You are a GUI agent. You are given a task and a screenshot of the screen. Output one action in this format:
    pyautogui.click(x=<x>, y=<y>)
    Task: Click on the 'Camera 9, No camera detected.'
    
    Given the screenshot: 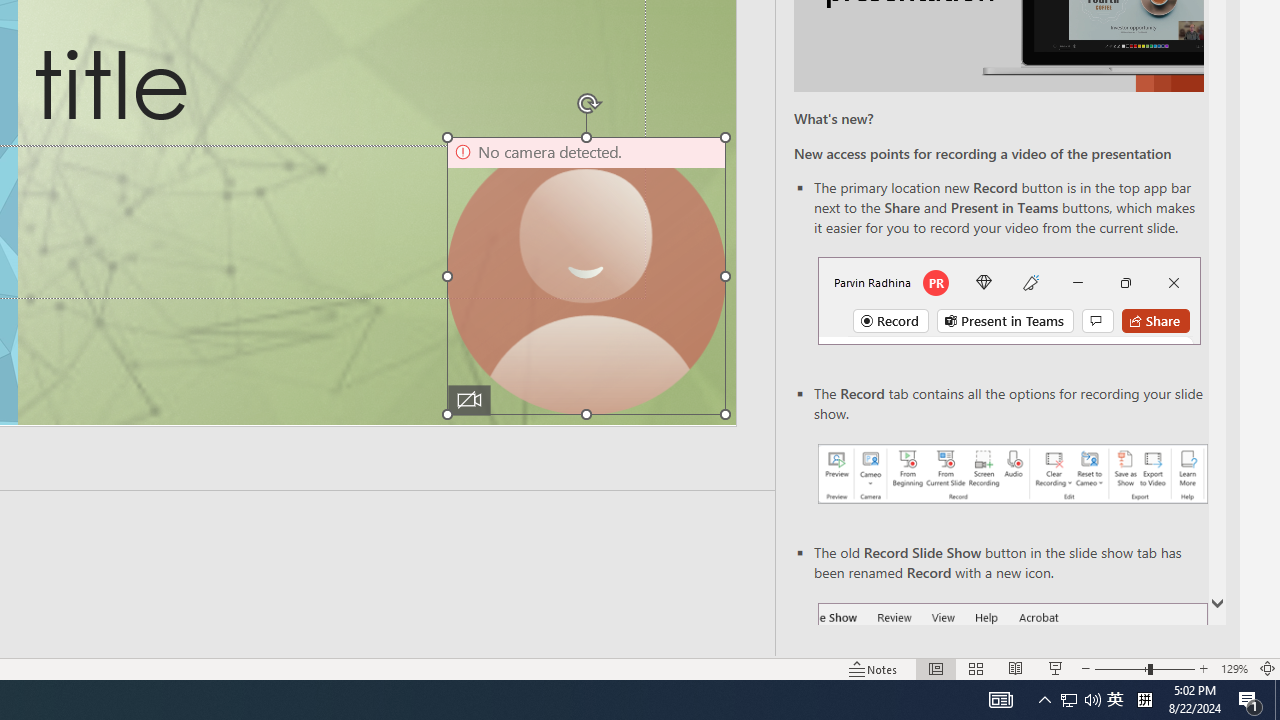 What is the action you would take?
    pyautogui.click(x=585, y=276)
    